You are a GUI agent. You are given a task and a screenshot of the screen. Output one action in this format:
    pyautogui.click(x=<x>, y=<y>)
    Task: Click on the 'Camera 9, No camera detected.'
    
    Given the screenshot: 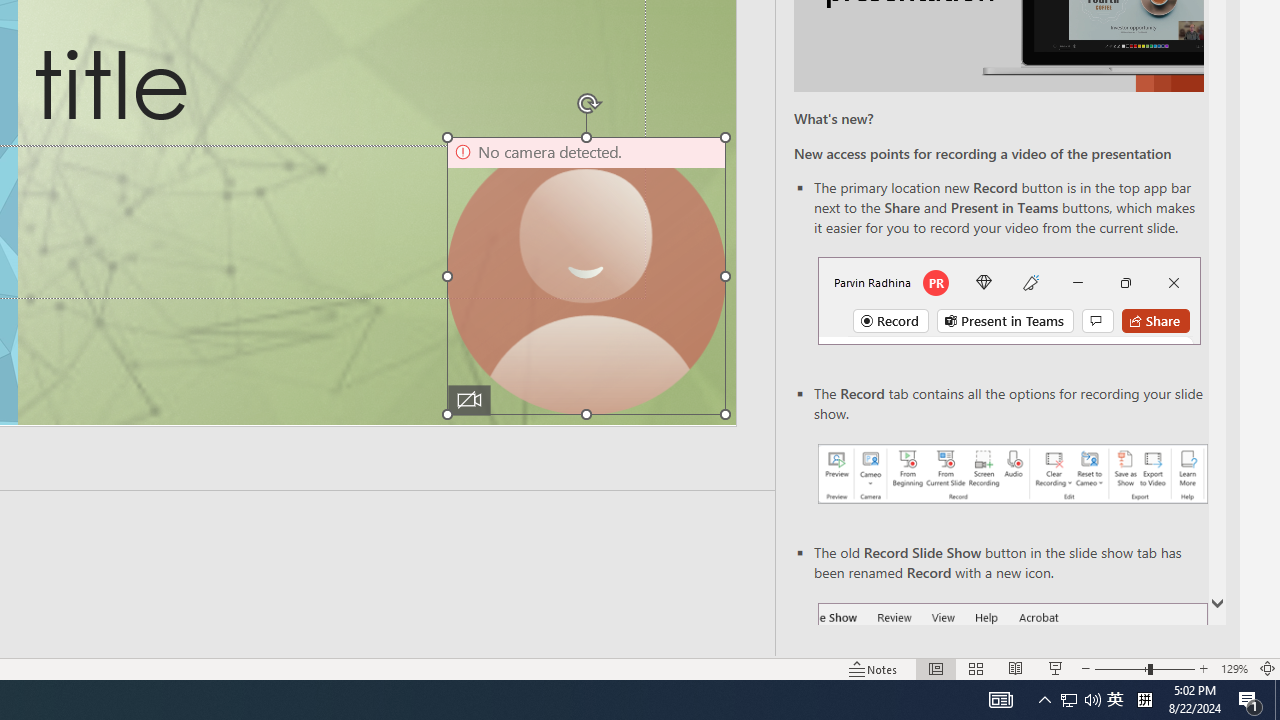 What is the action you would take?
    pyautogui.click(x=585, y=276)
    